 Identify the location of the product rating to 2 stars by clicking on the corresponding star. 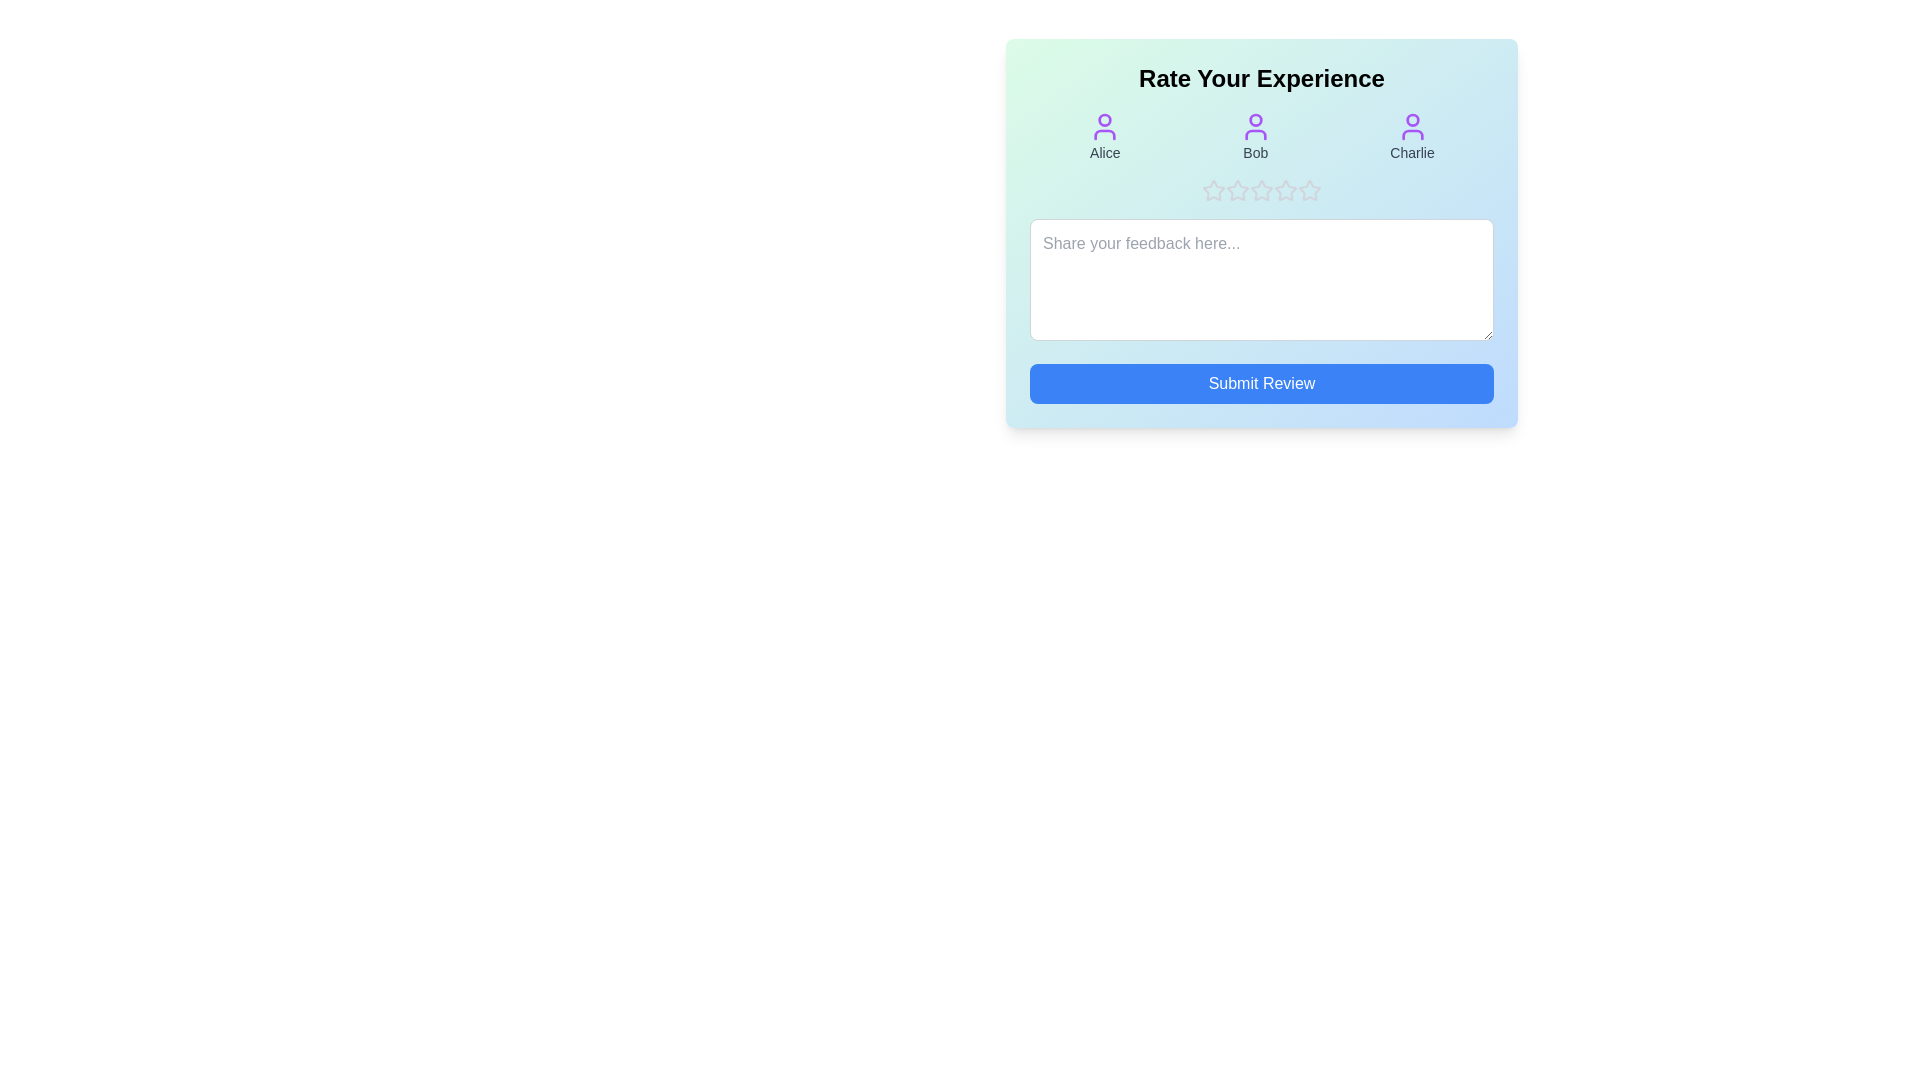
(1237, 191).